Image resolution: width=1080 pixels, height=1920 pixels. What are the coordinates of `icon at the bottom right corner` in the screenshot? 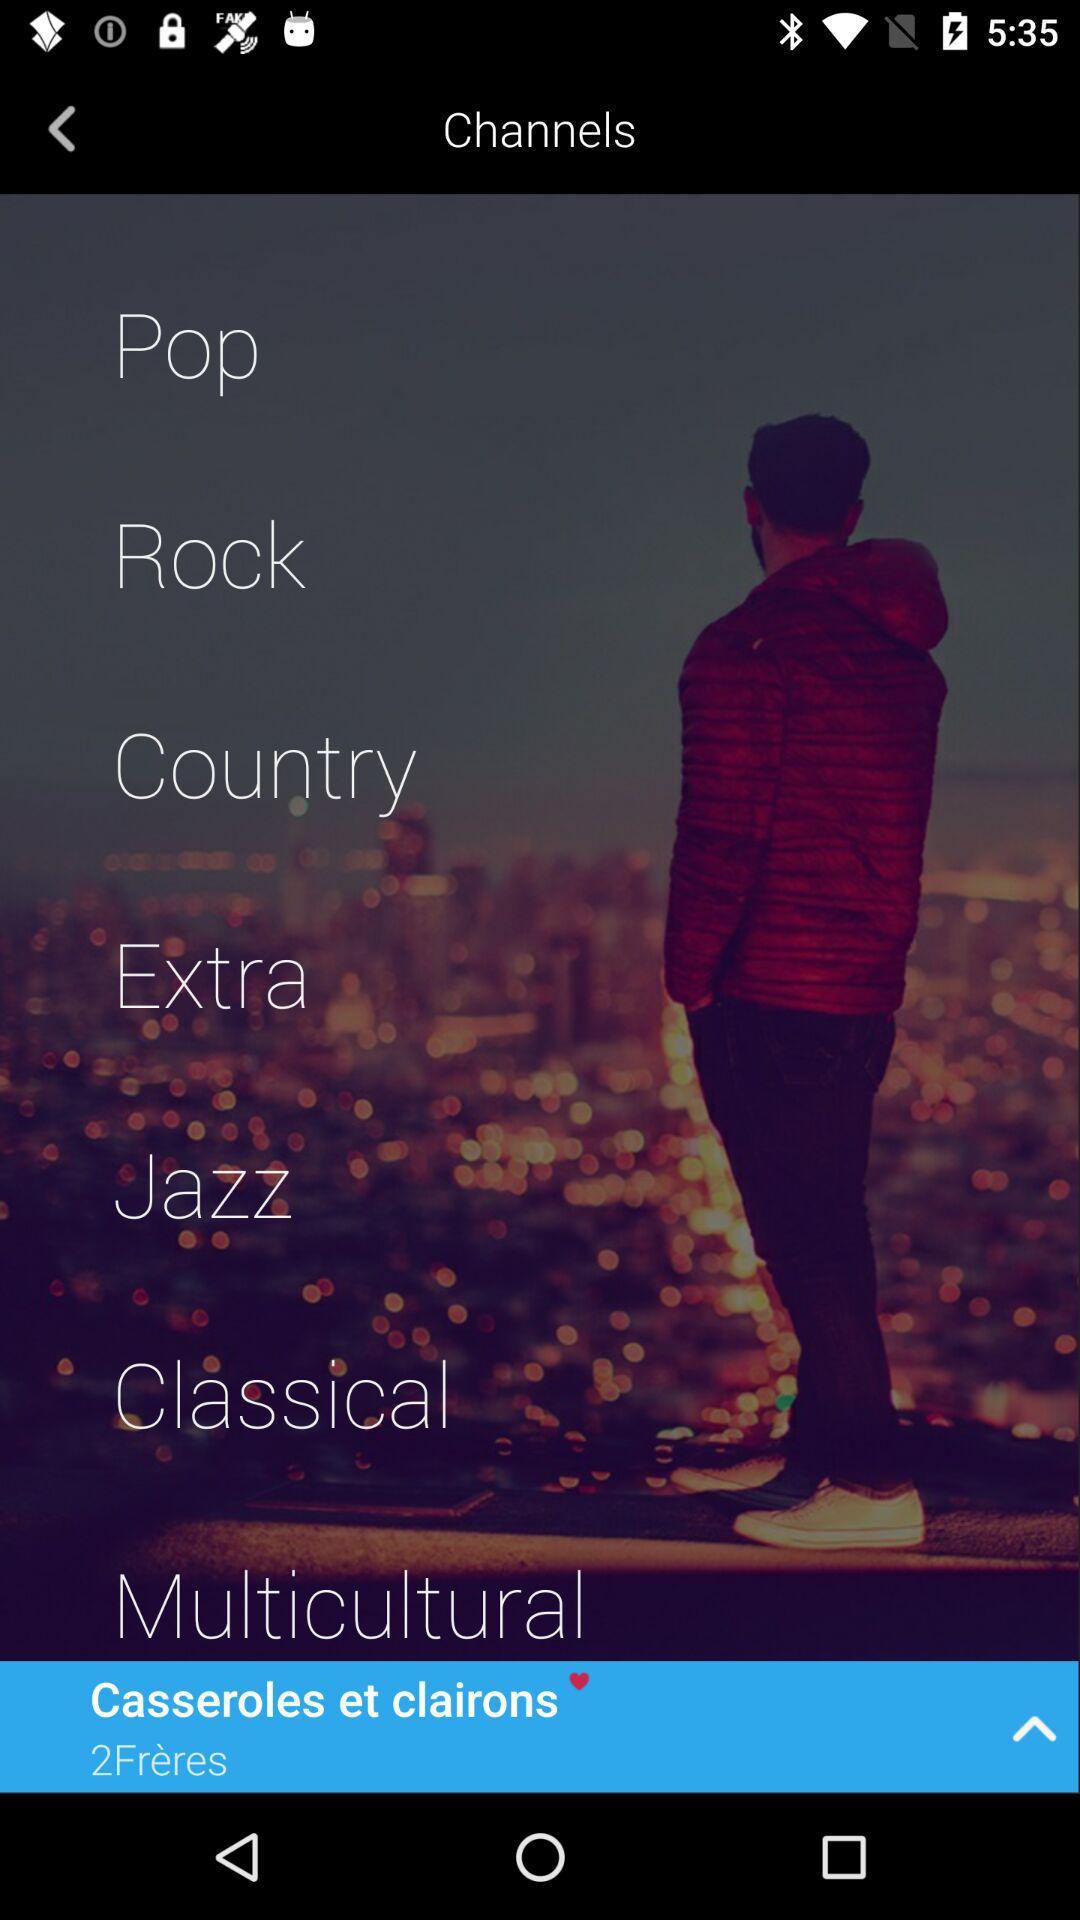 It's located at (1034, 1725).